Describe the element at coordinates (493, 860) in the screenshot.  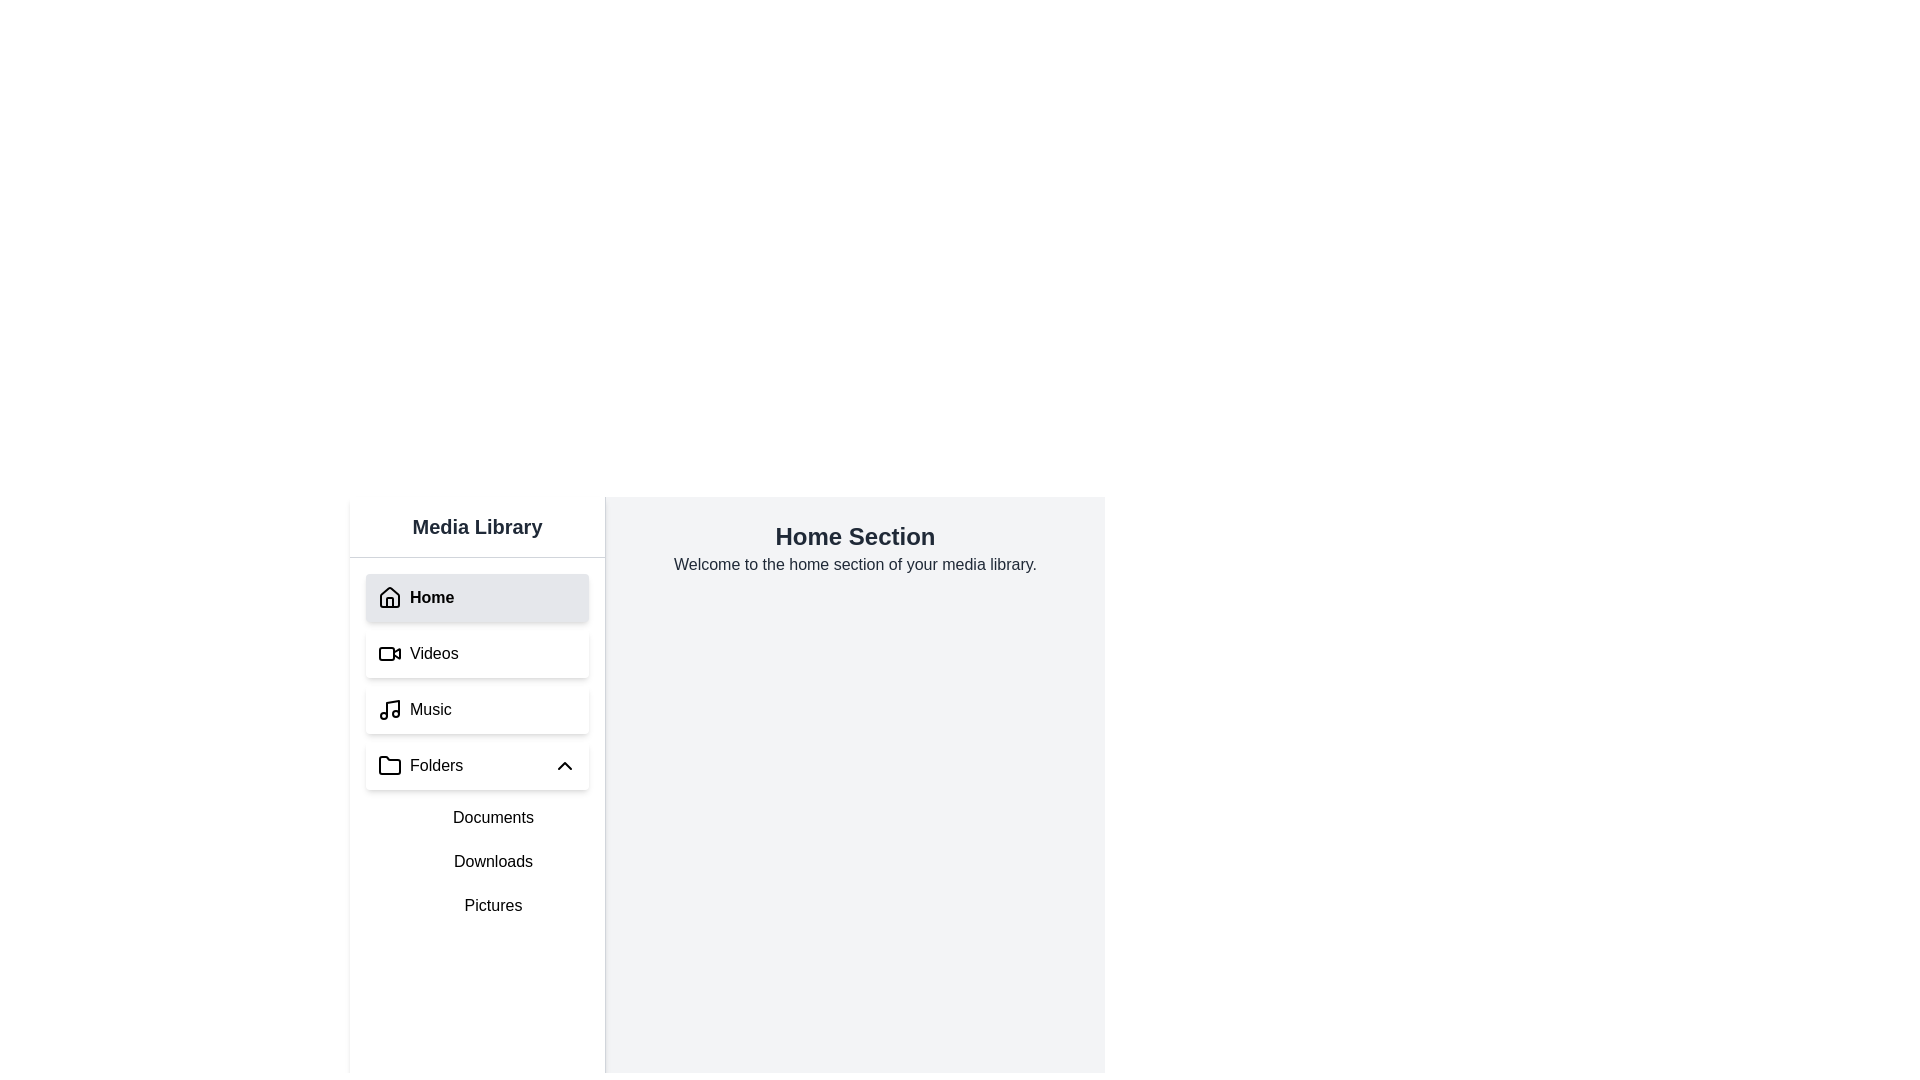
I see `the 'Downloads' text label, which is the second item in the vertical list of folders including 'Documents,' 'Downloads,' and 'Pictures.'` at that location.